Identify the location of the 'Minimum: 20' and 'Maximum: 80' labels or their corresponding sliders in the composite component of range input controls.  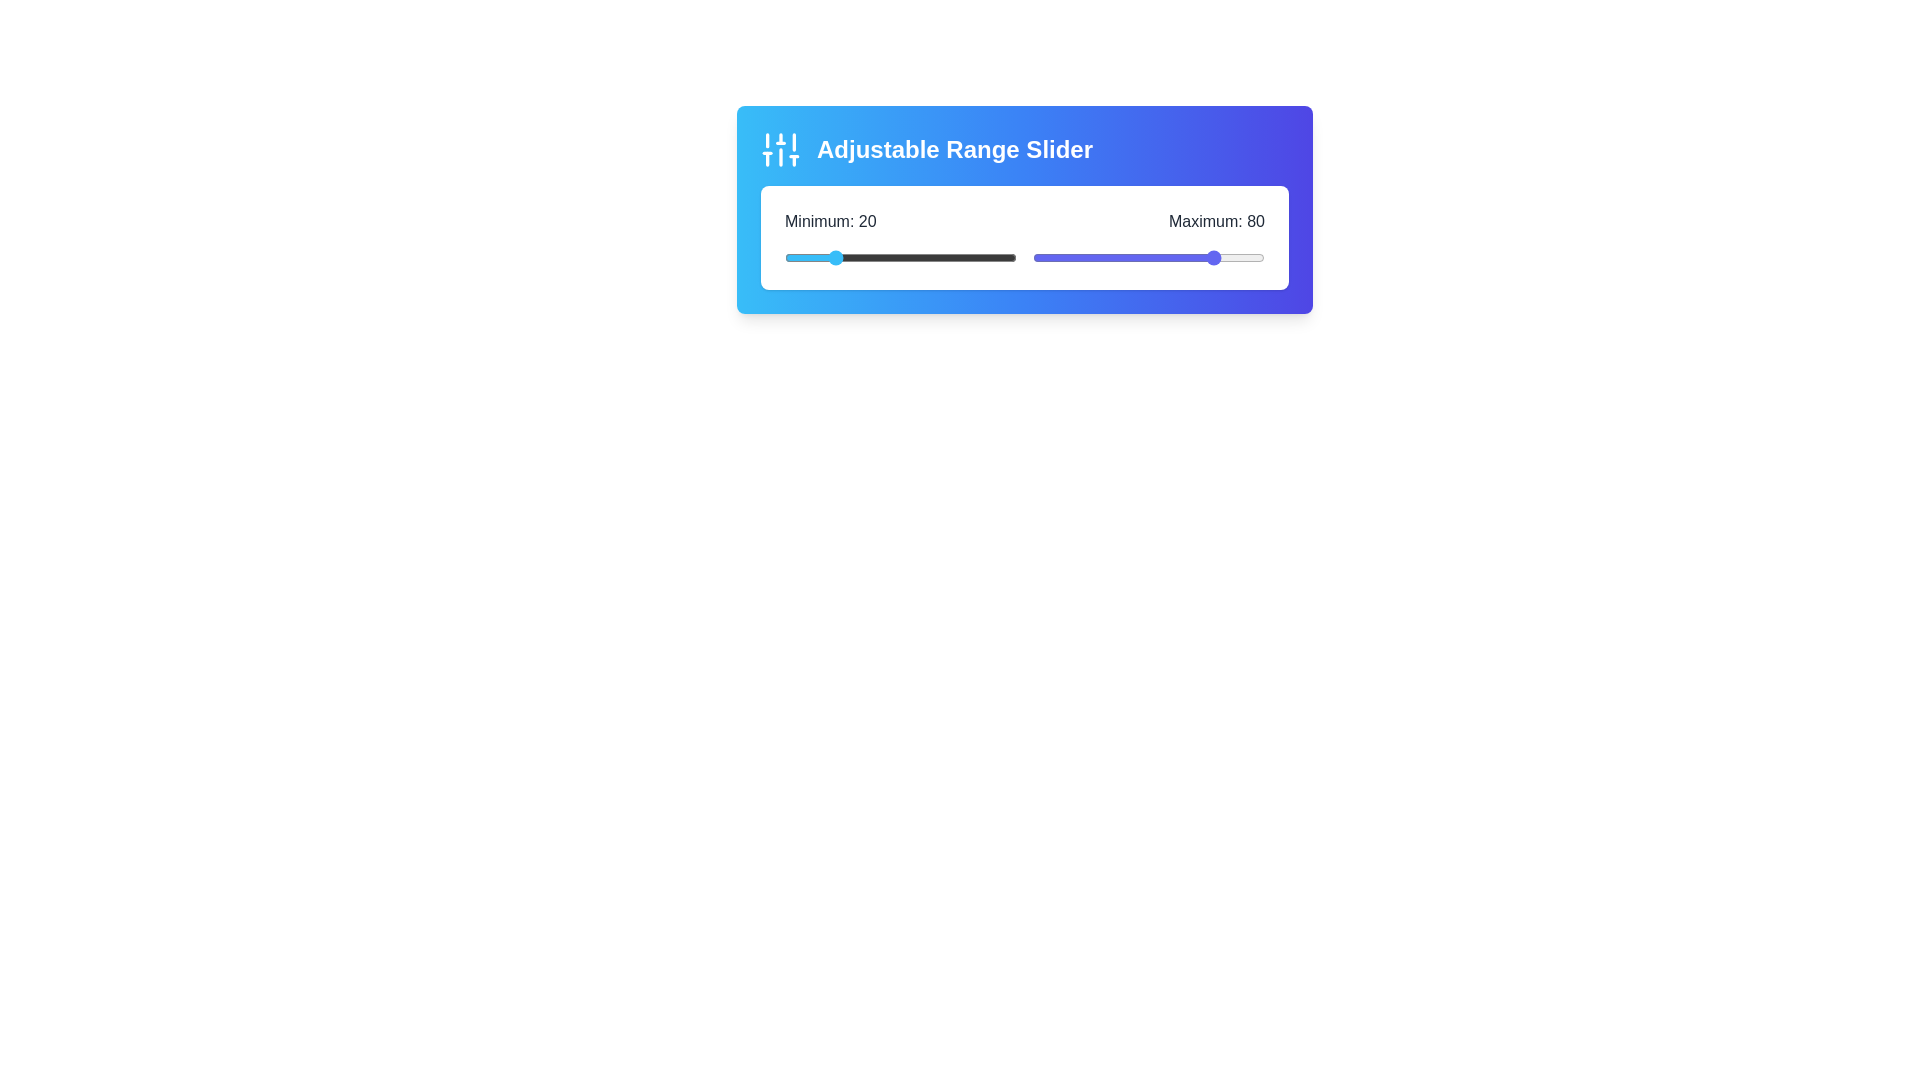
(1025, 237).